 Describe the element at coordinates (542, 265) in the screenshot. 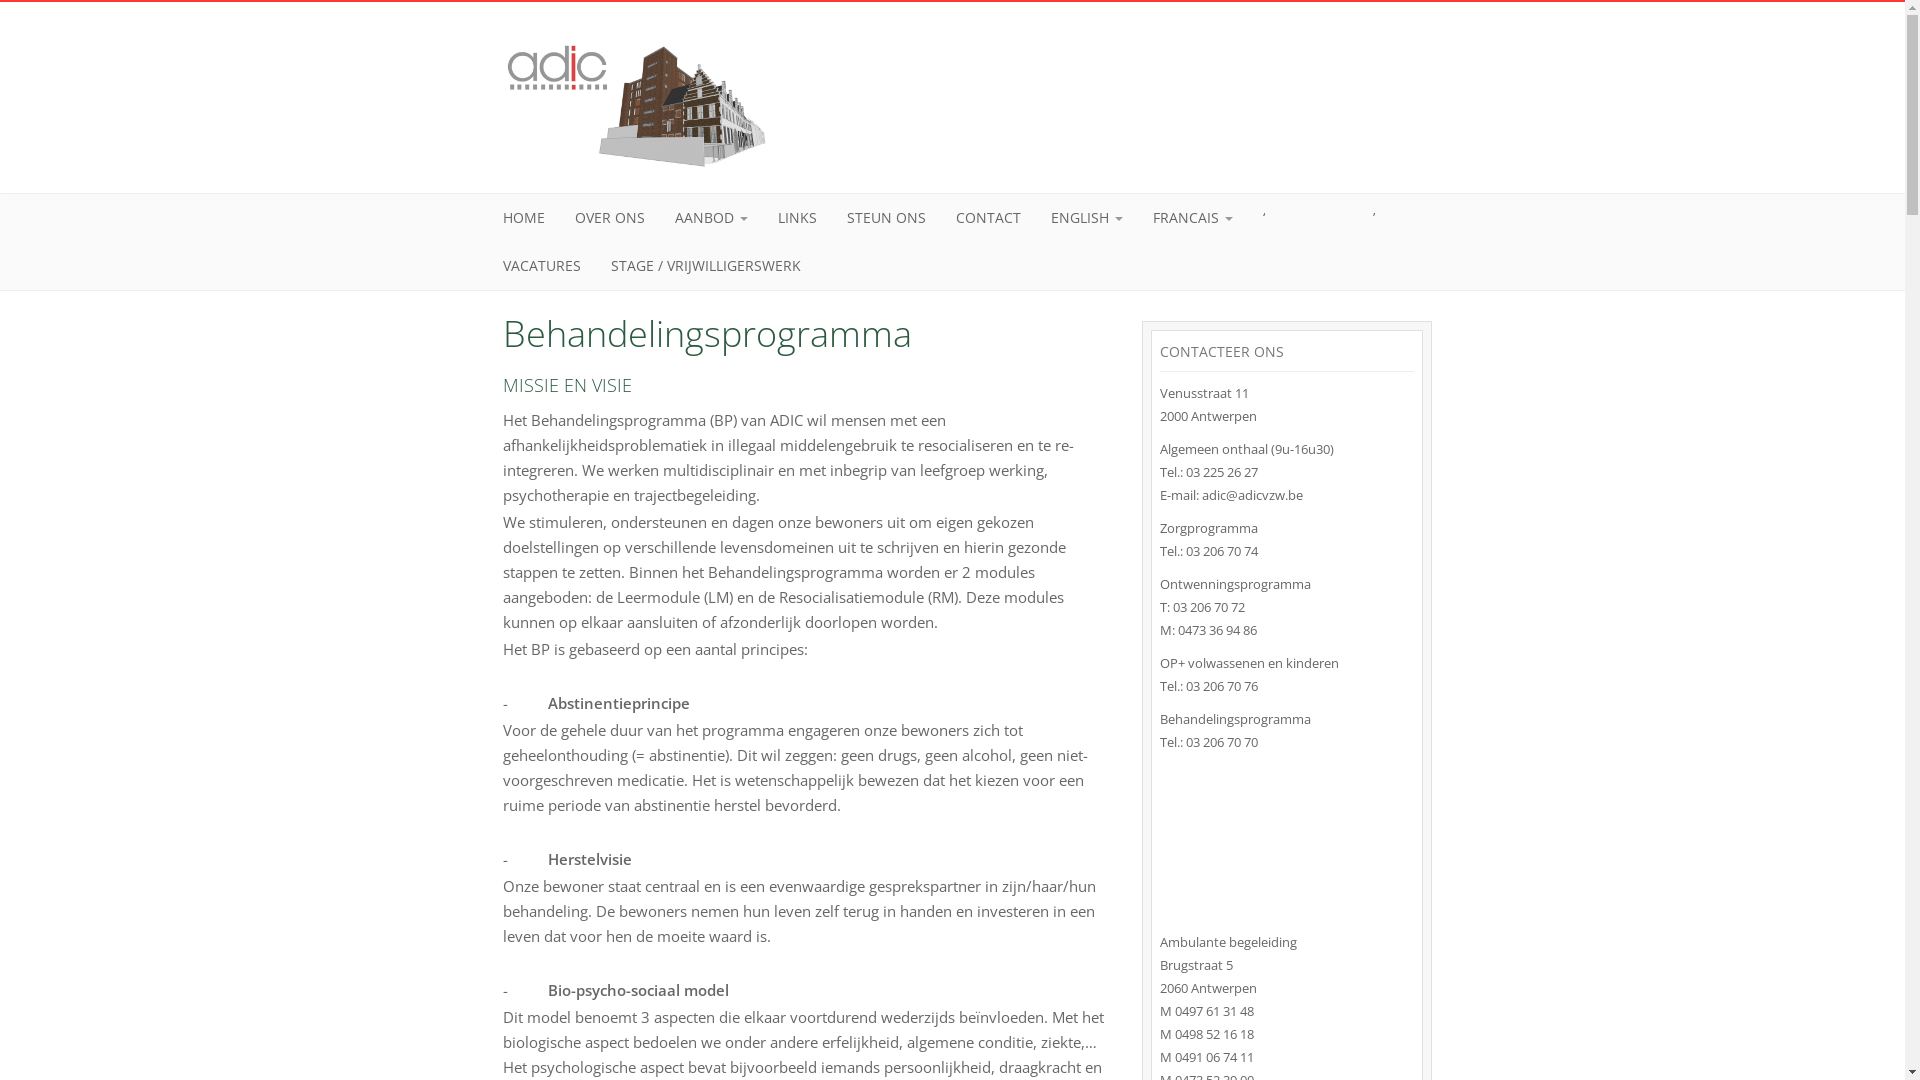

I see `'VACATURES'` at that location.